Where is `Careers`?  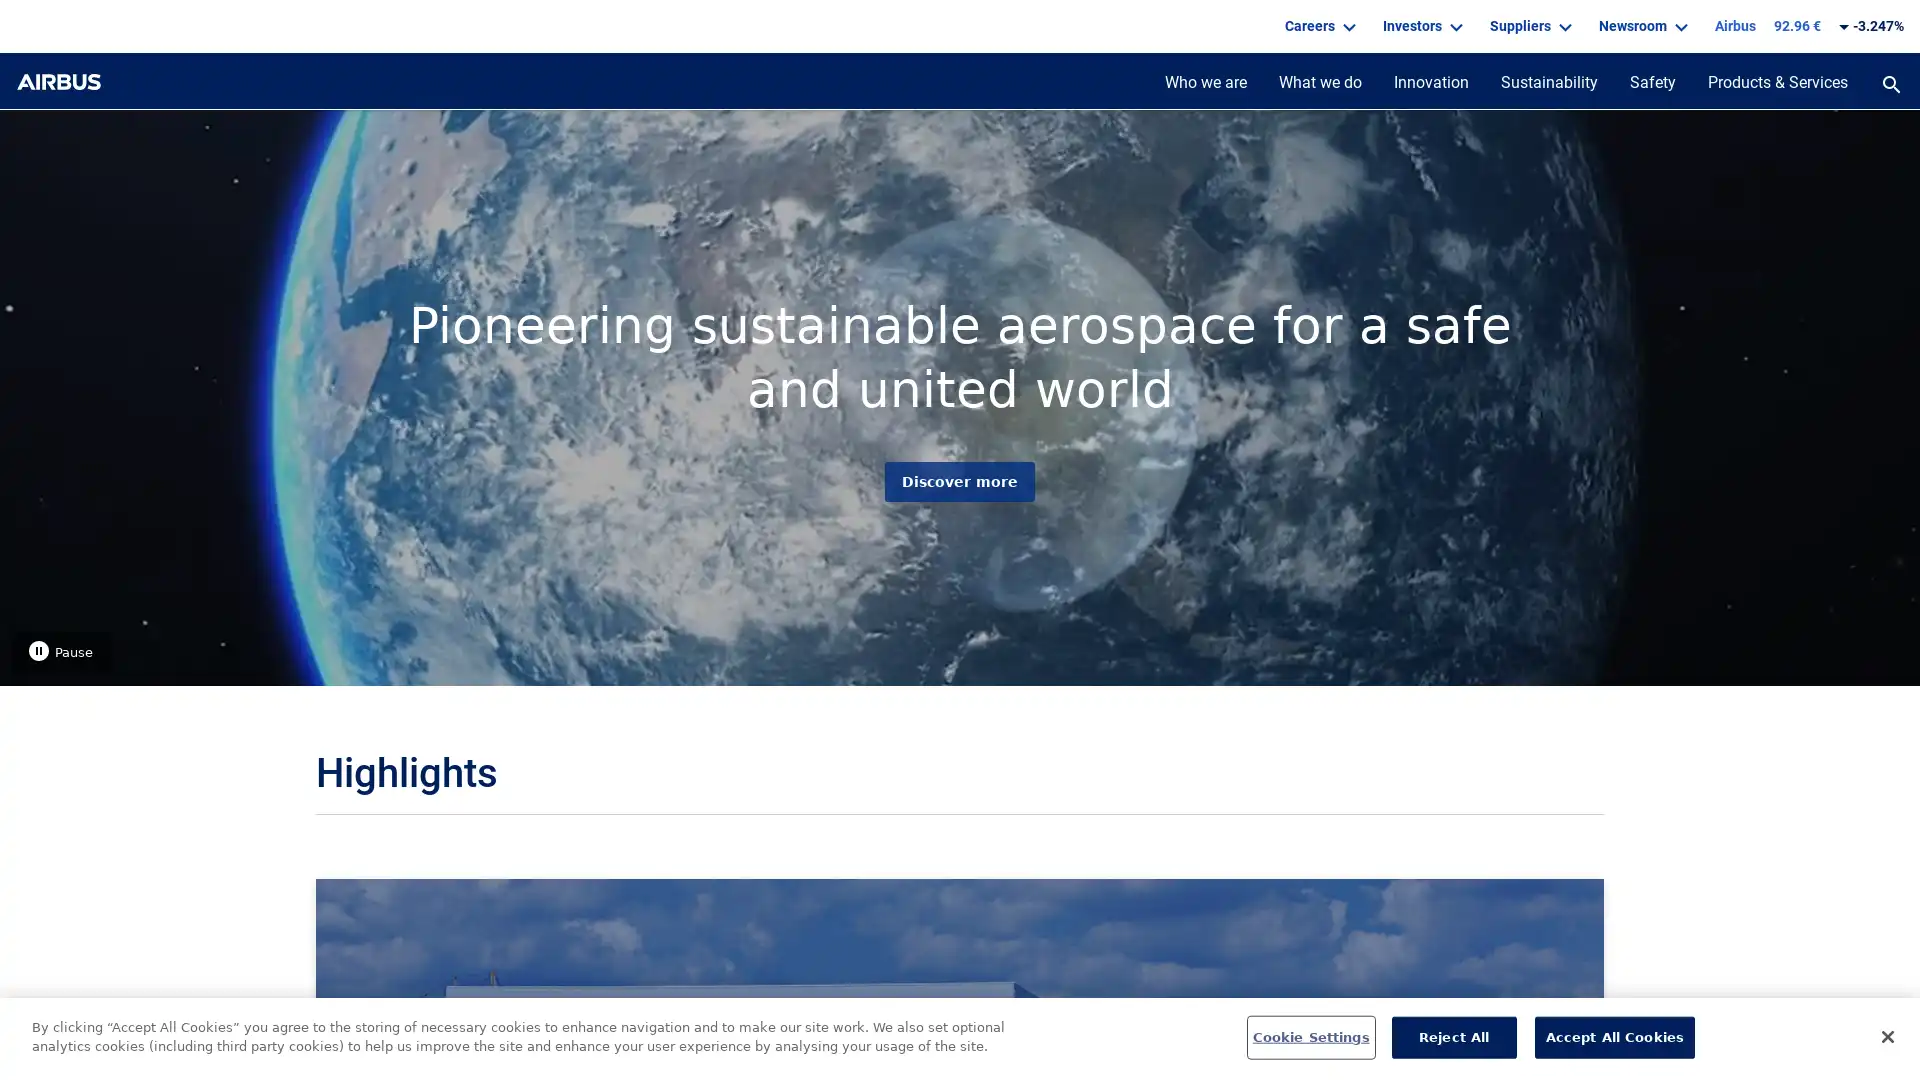
Careers is located at coordinates (1318, 26).